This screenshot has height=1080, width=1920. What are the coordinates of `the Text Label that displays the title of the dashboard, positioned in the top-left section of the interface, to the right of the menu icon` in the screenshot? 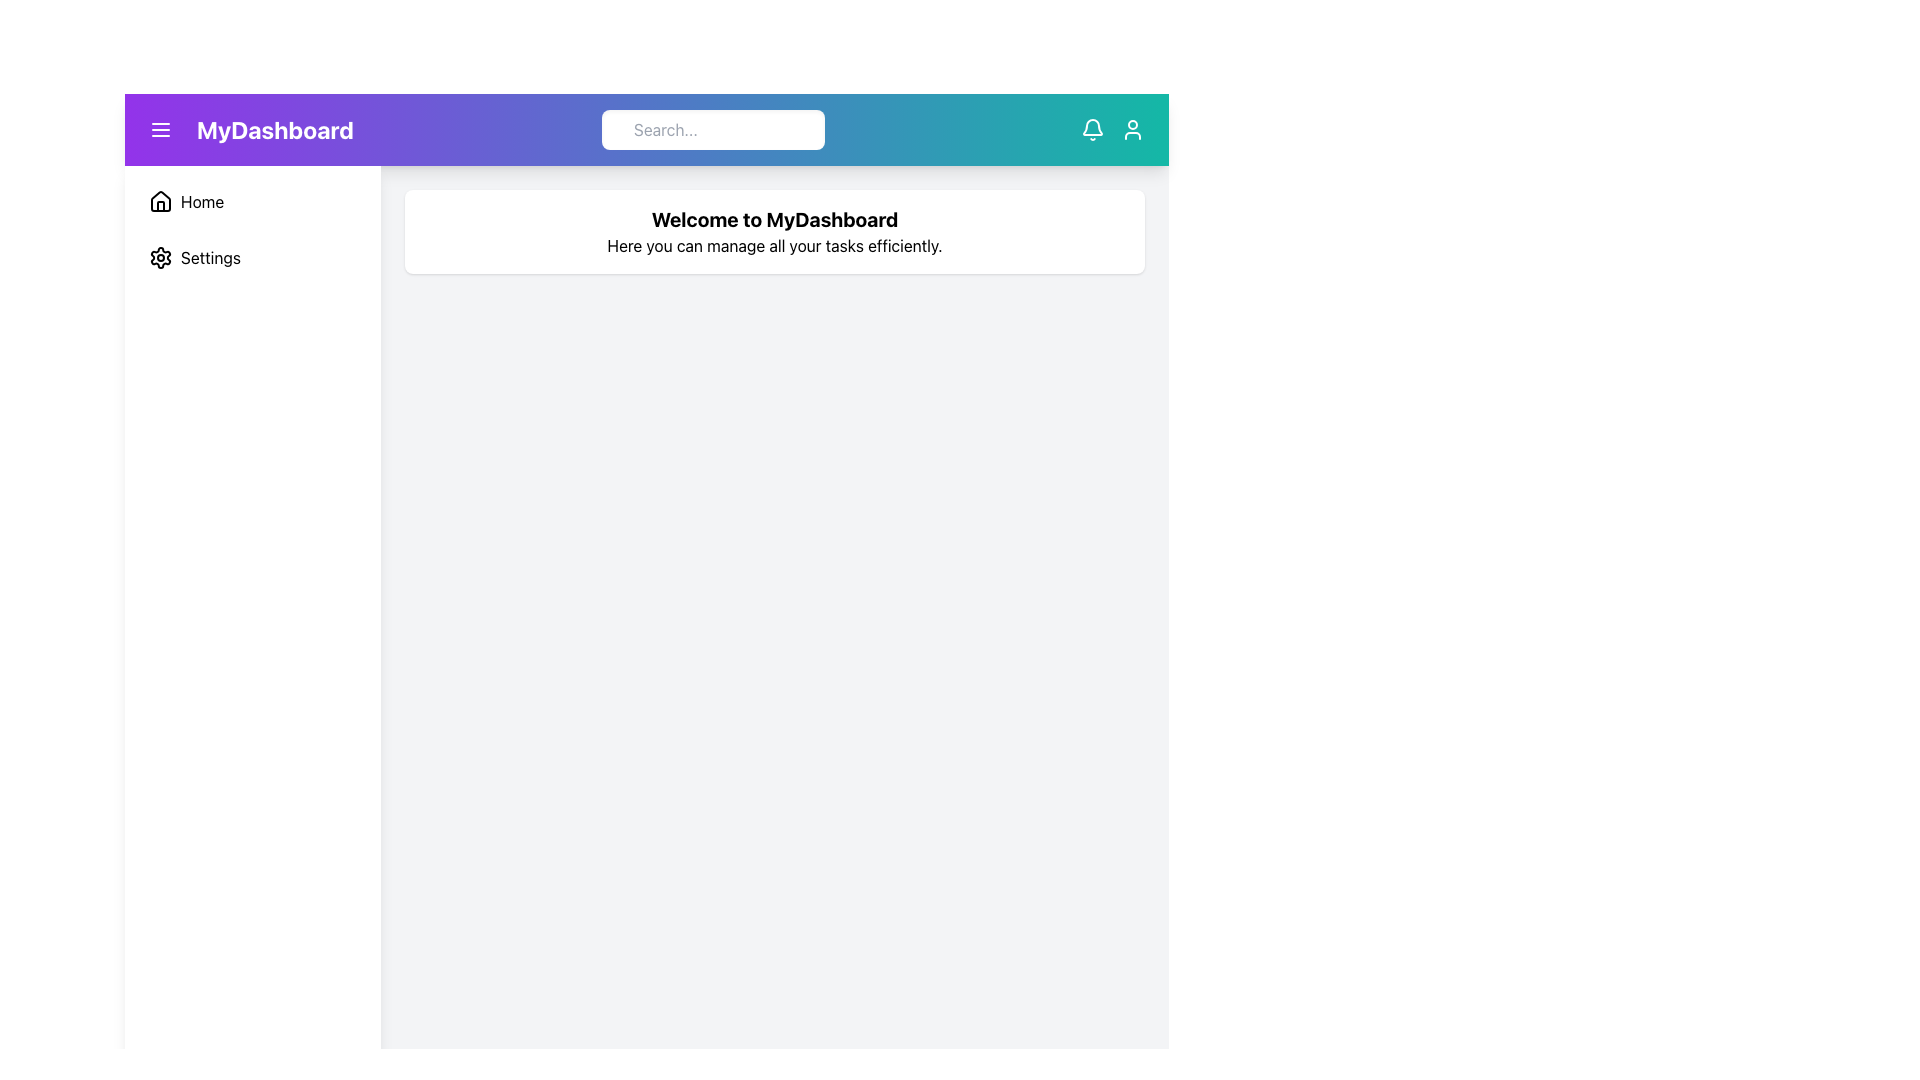 It's located at (246, 130).